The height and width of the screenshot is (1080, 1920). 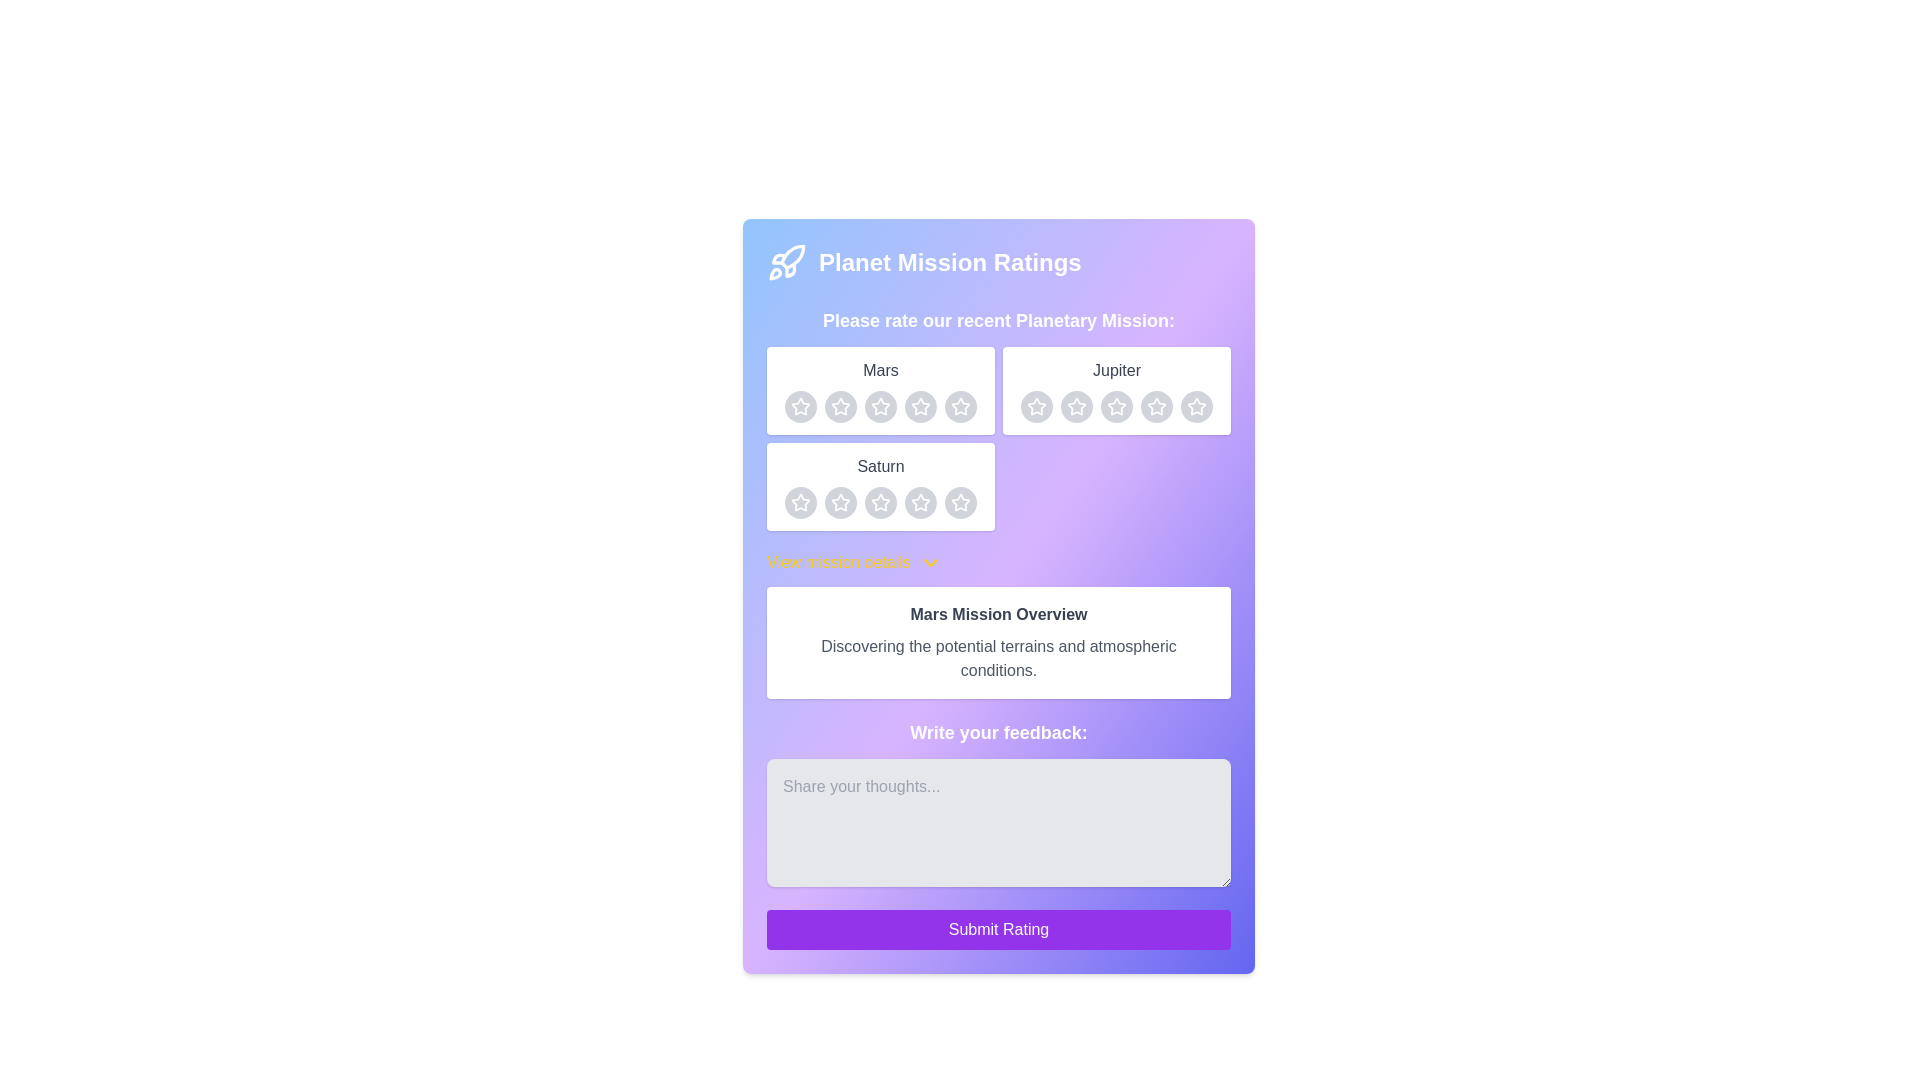 I want to click on the circular button featuring a star icon at its center, which is the third star from the left in the second group of rating stars corresponding to Jupiter, so click(x=1116, y=406).